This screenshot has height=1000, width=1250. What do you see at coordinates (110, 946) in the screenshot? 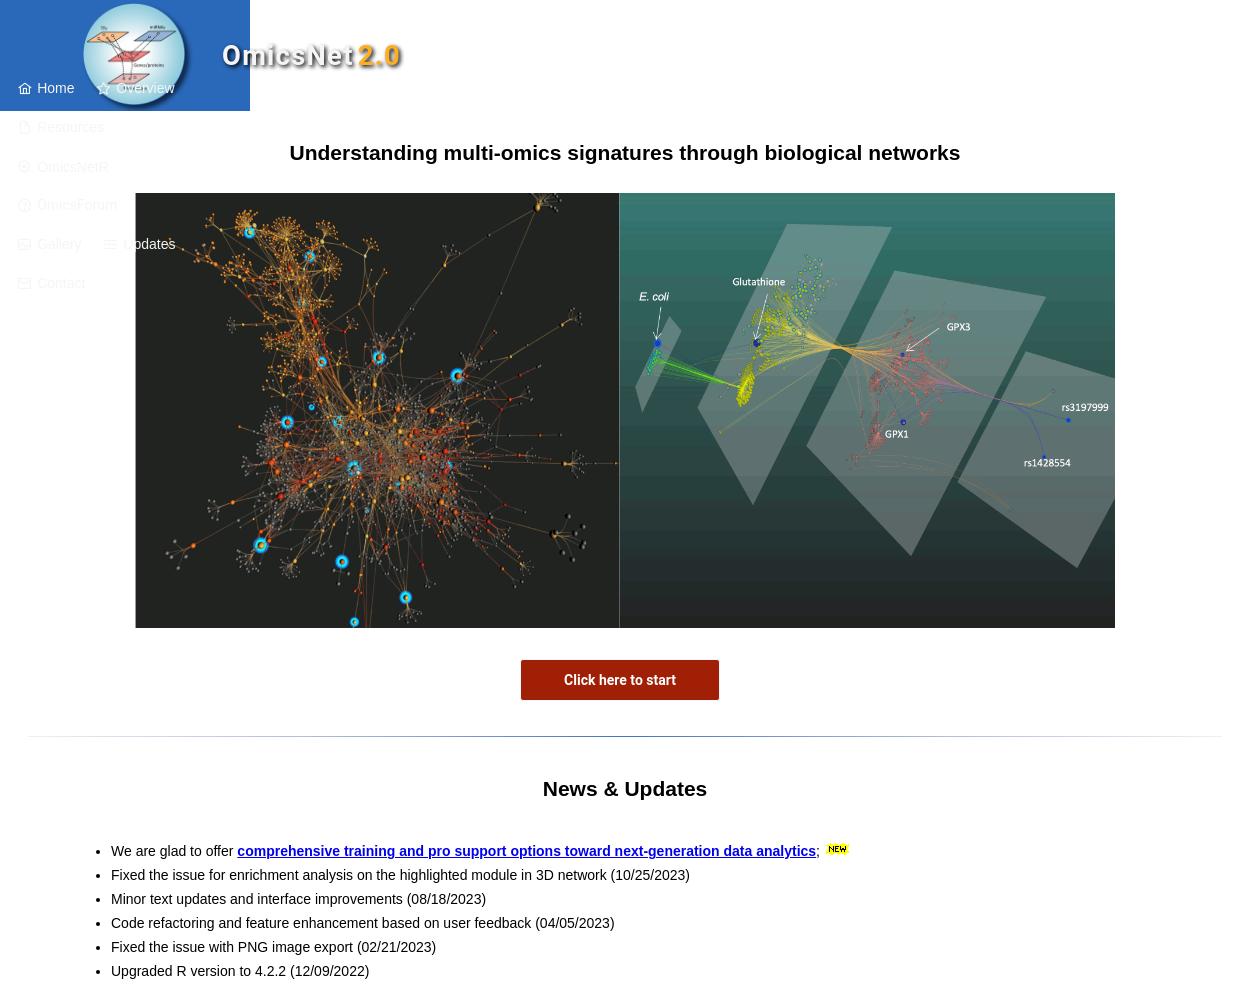
I see `'Fixed the issue with PNG image export (02/21/2023)'` at bounding box center [110, 946].